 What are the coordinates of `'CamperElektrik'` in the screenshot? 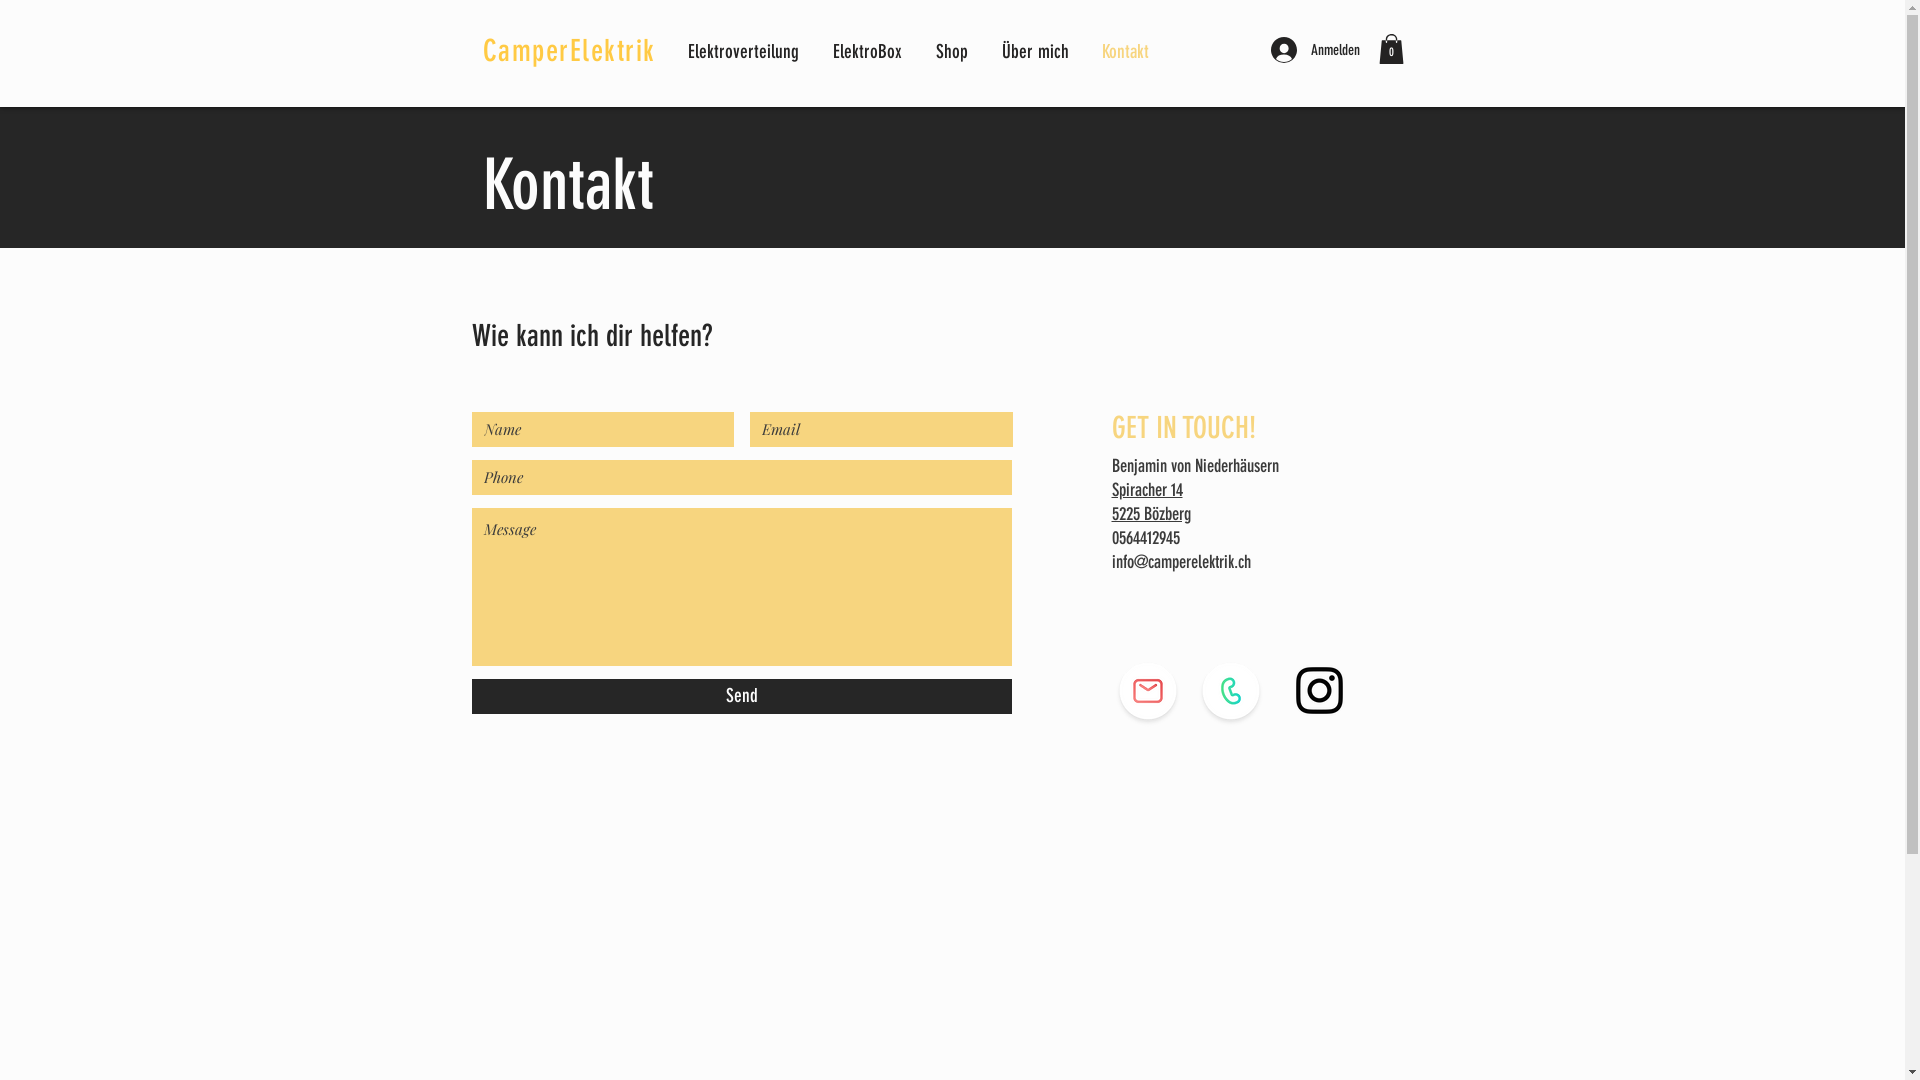 It's located at (567, 49).